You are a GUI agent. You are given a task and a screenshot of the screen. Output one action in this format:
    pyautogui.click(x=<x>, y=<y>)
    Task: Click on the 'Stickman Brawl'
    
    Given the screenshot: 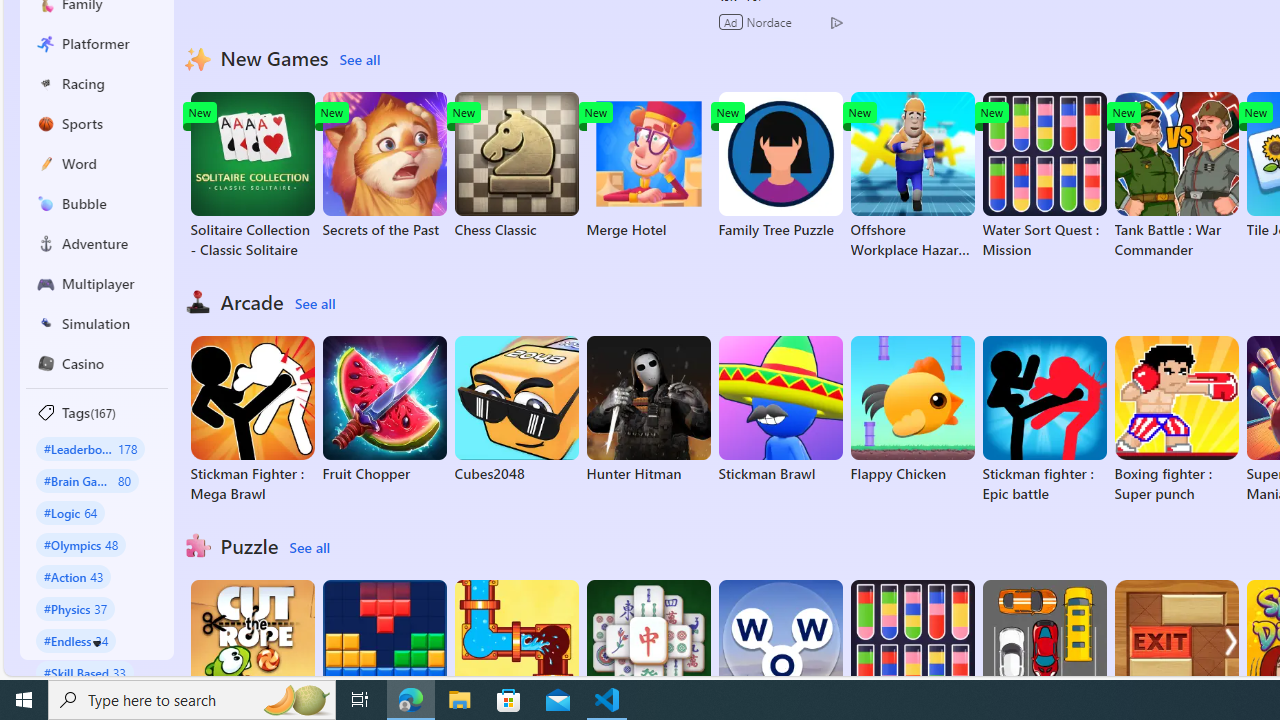 What is the action you would take?
    pyautogui.click(x=779, y=409)
    